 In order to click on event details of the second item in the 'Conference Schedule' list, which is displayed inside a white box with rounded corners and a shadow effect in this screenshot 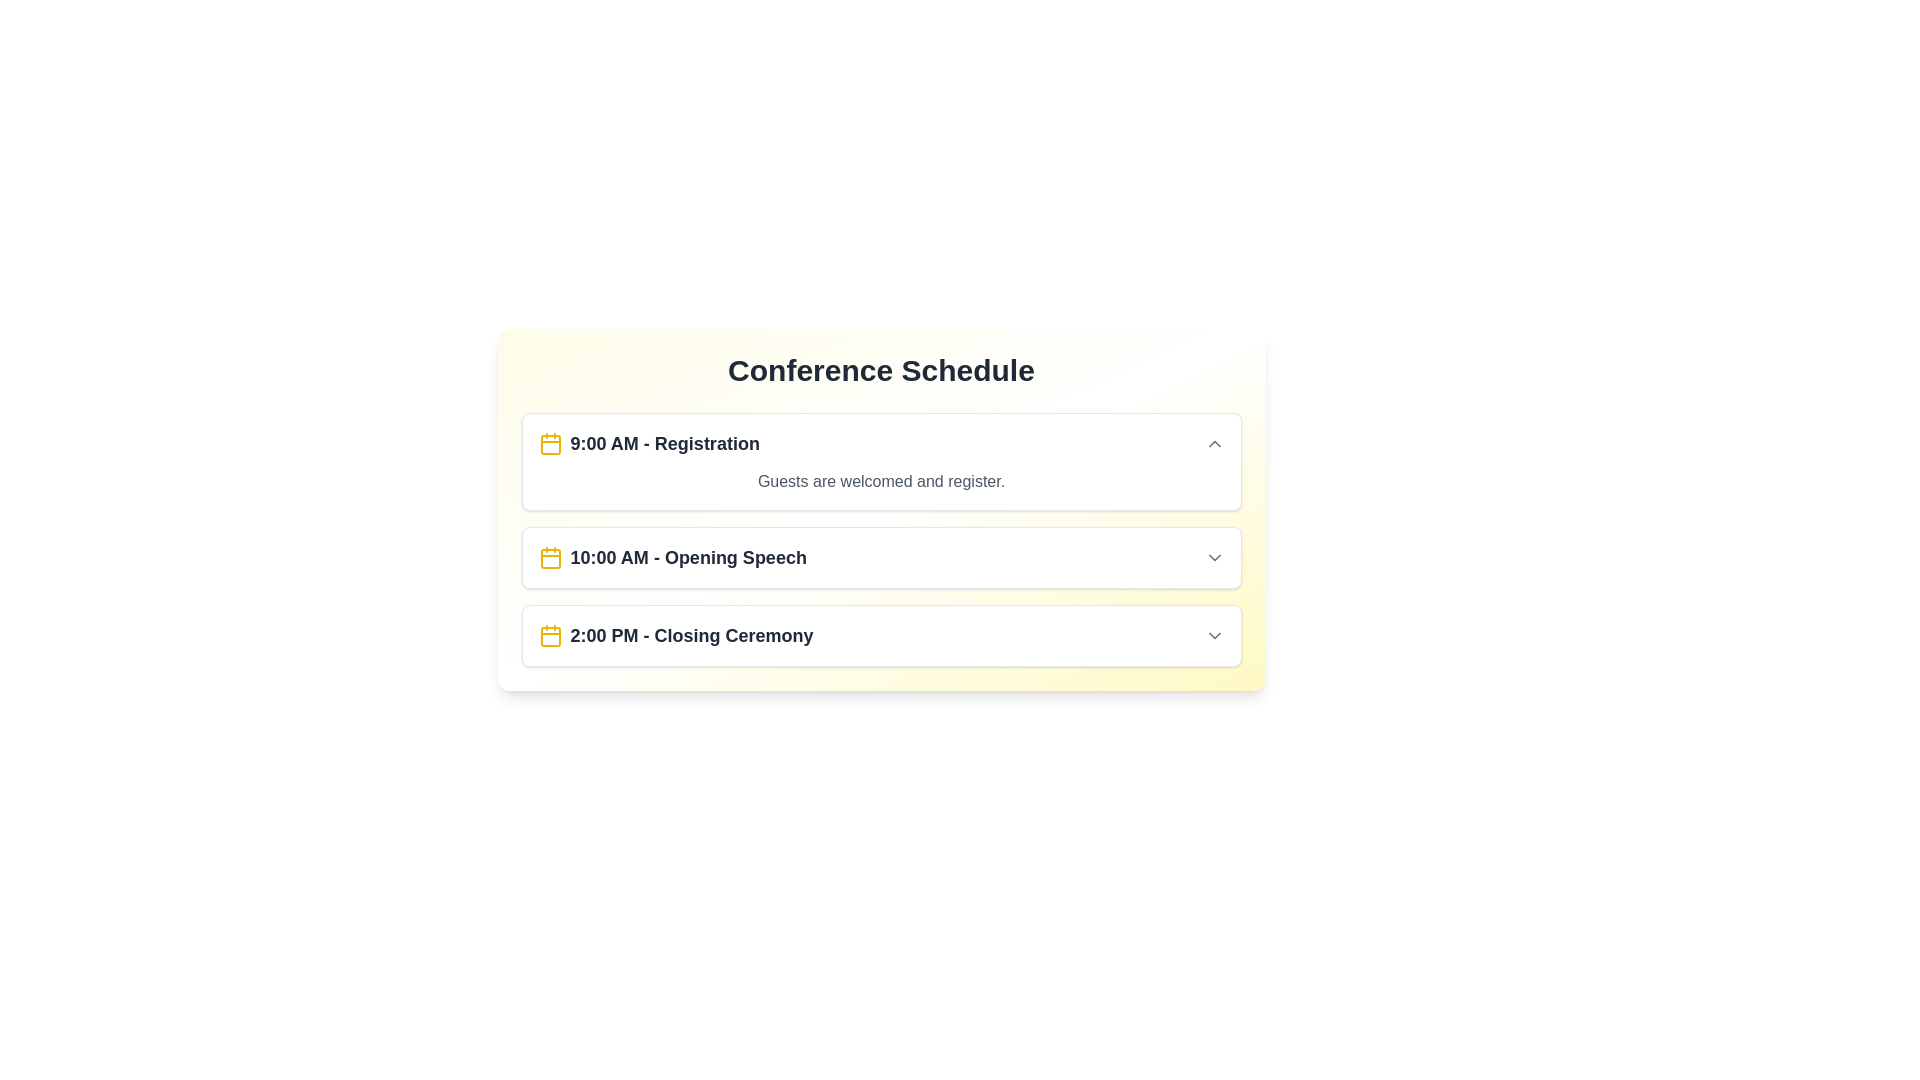, I will do `click(880, 540)`.